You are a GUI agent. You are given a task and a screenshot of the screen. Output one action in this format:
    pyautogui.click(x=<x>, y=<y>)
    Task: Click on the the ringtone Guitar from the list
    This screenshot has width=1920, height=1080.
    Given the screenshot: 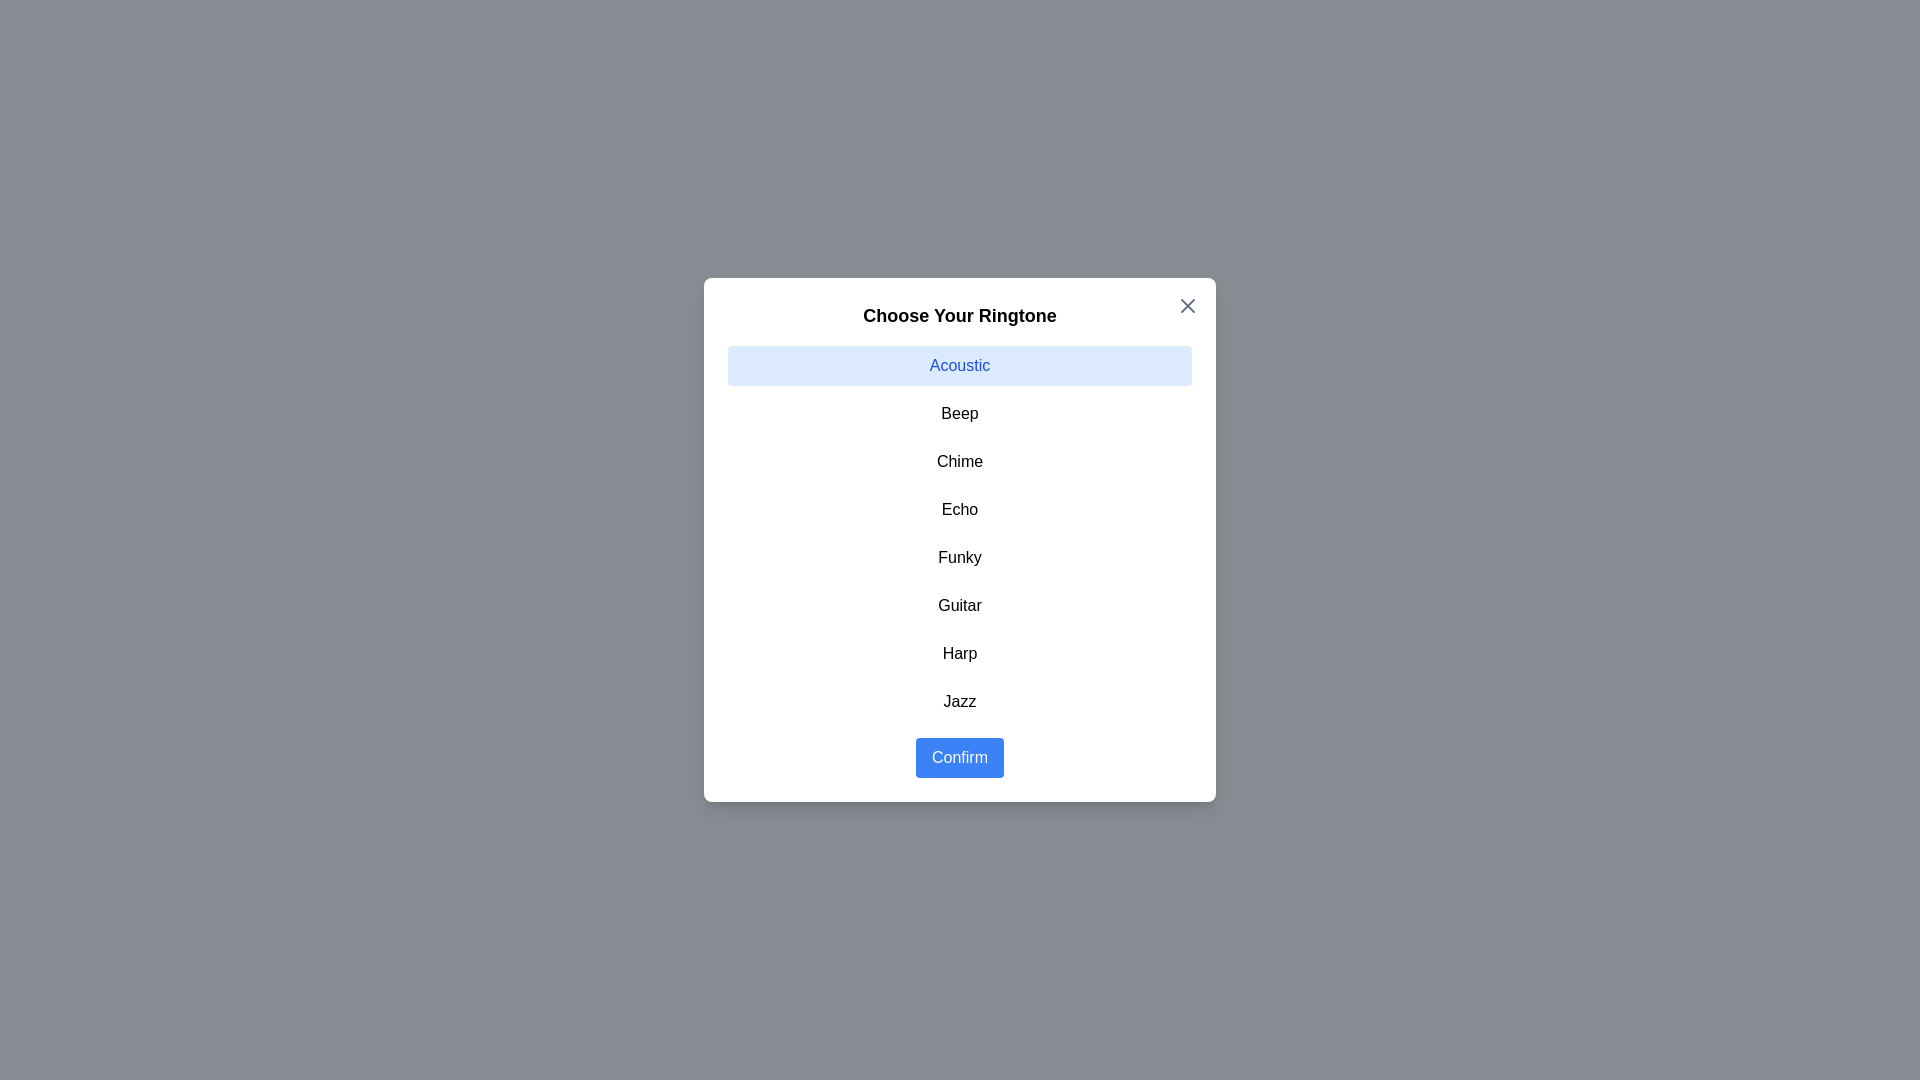 What is the action you would take?
    pyautogui.click(x=960, y=604)
    